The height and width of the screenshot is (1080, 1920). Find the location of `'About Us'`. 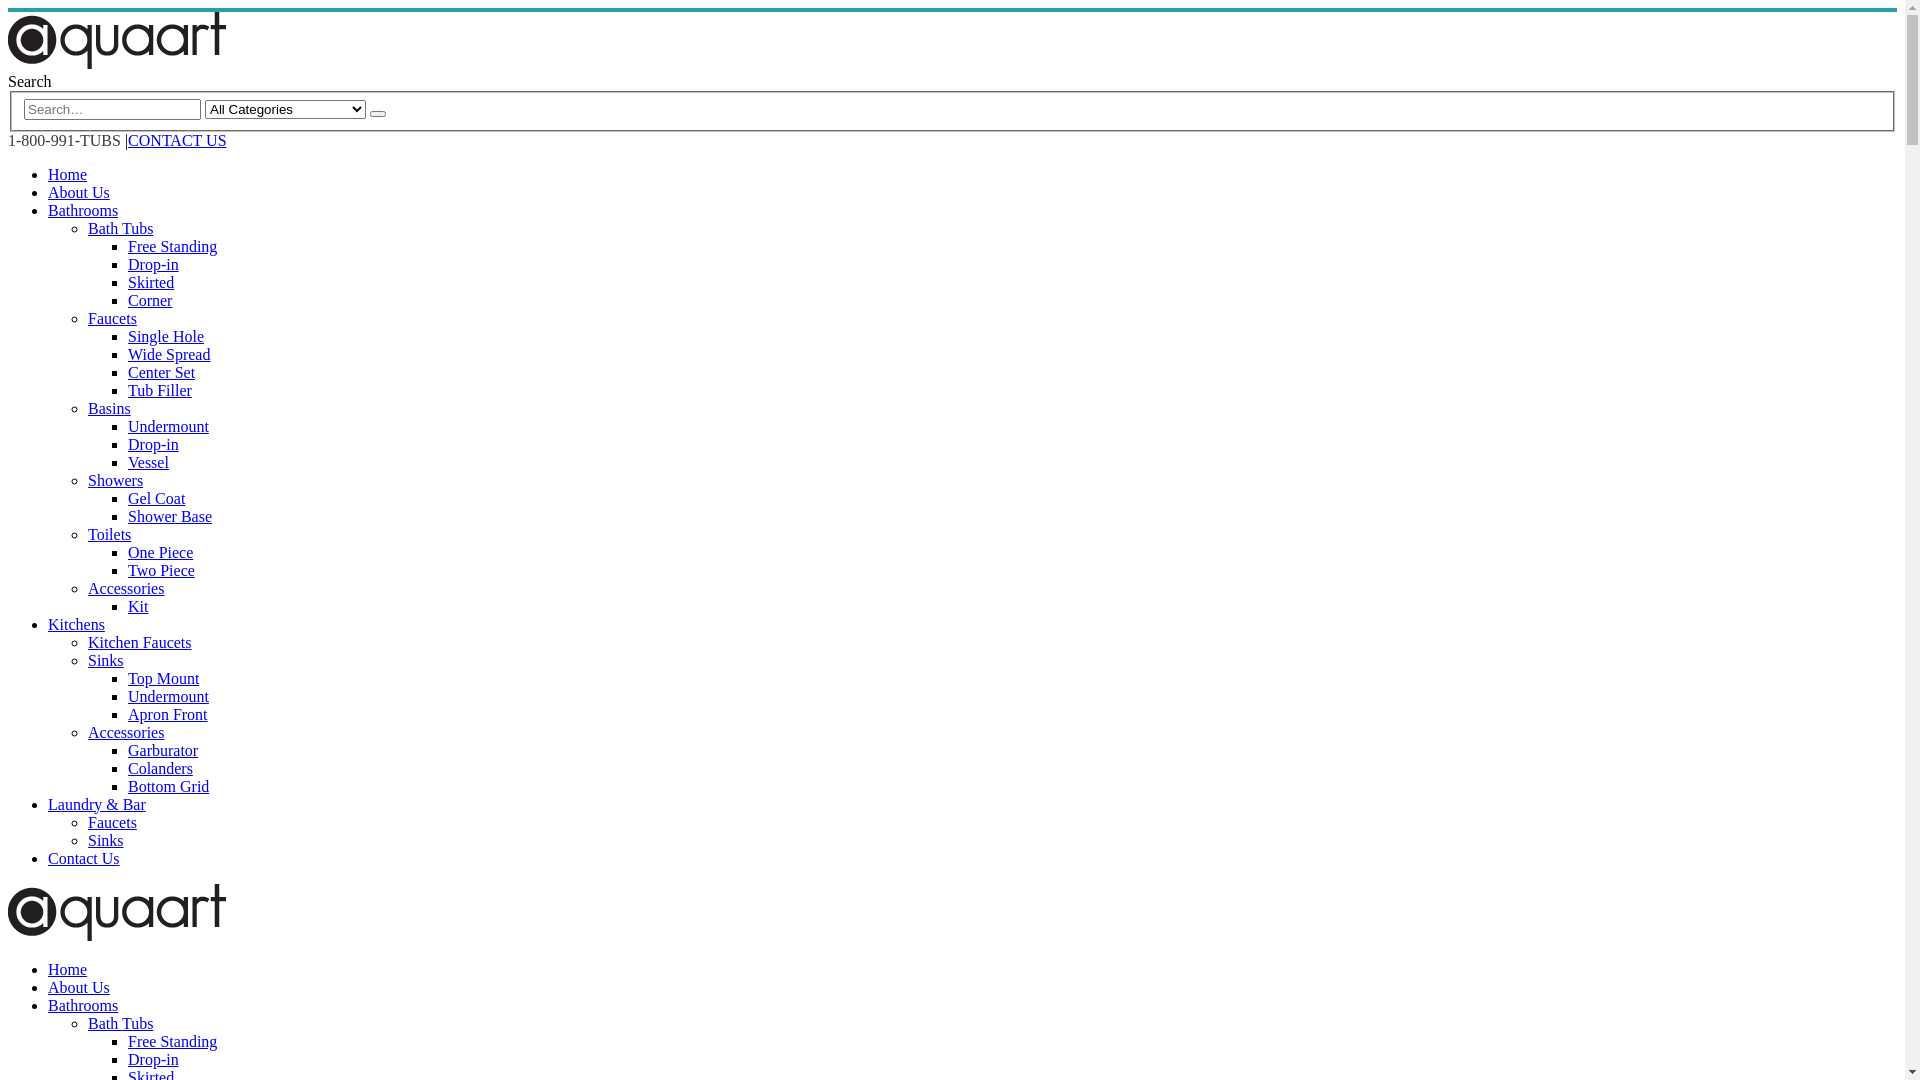

'About Us' is located at coordinates (78, 986).